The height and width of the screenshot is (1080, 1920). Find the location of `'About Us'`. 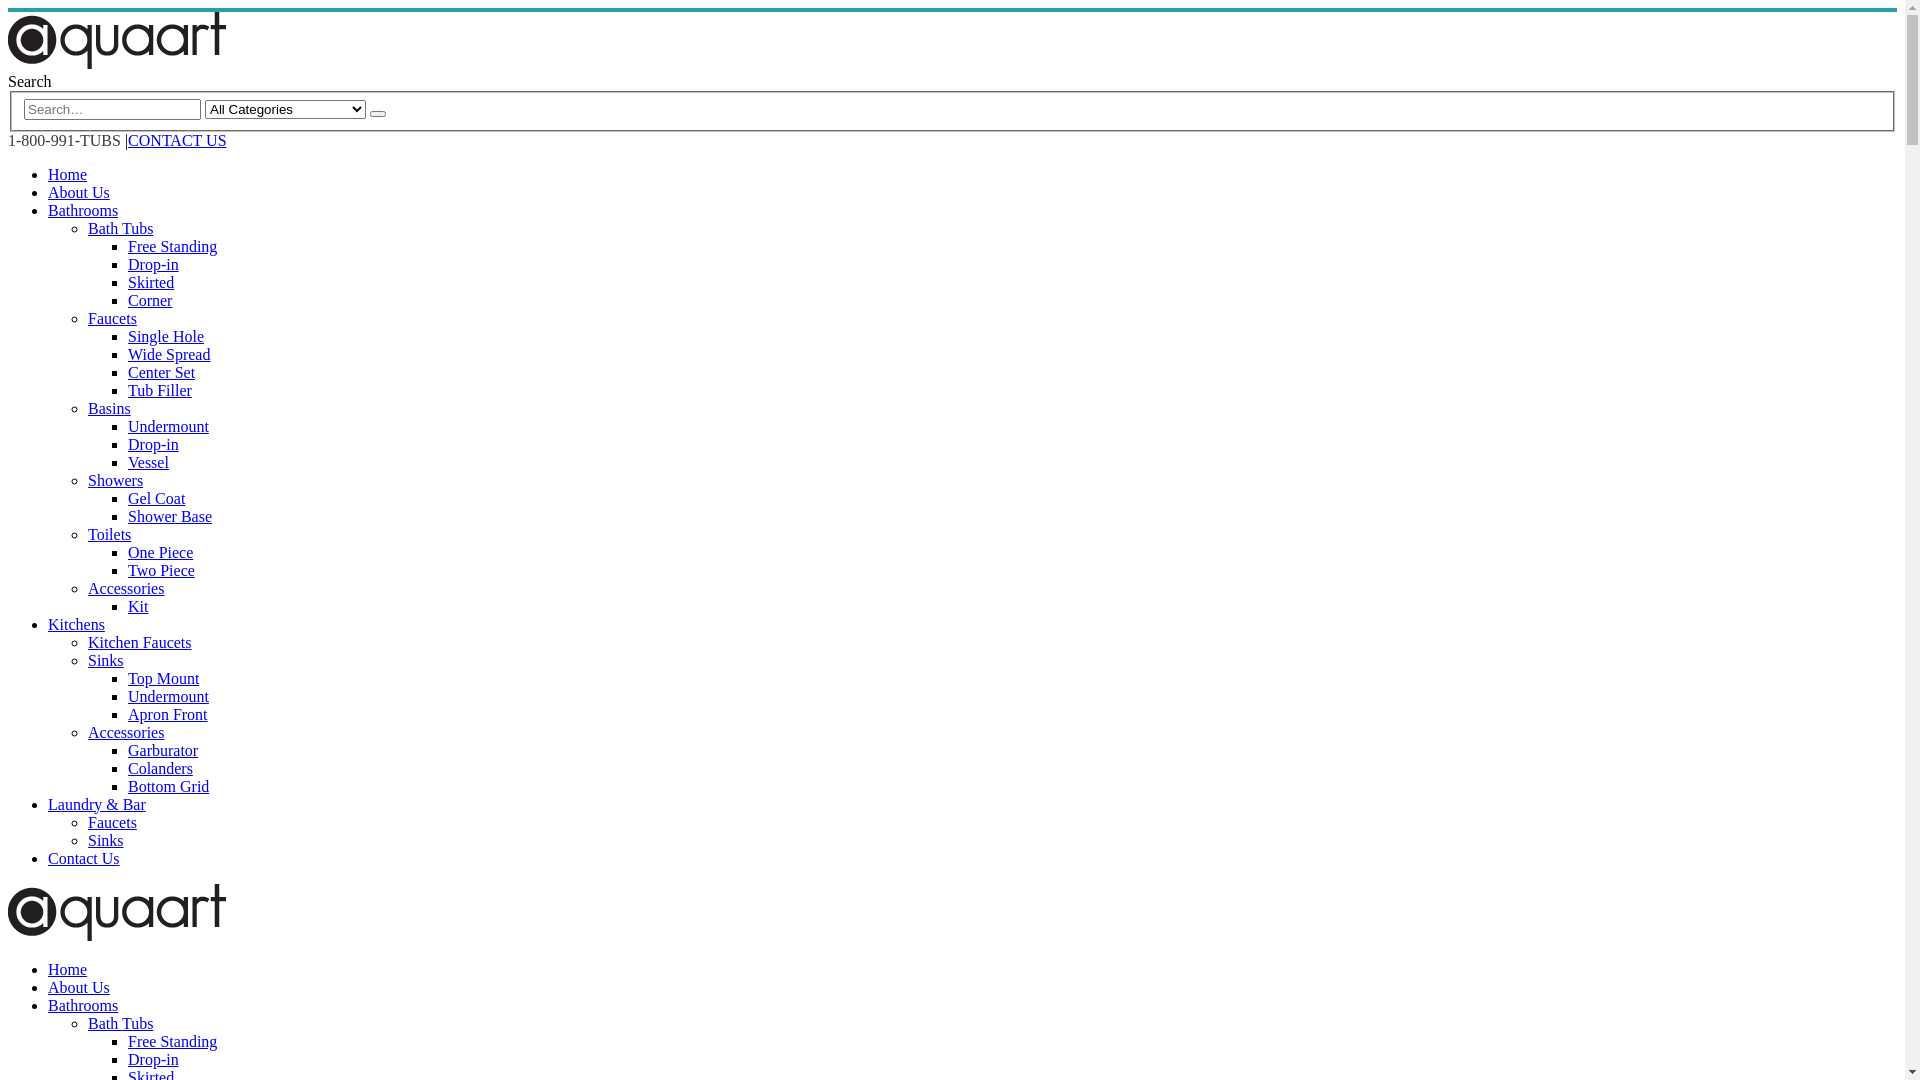

'About Us' is located at coordinates (78, 986).